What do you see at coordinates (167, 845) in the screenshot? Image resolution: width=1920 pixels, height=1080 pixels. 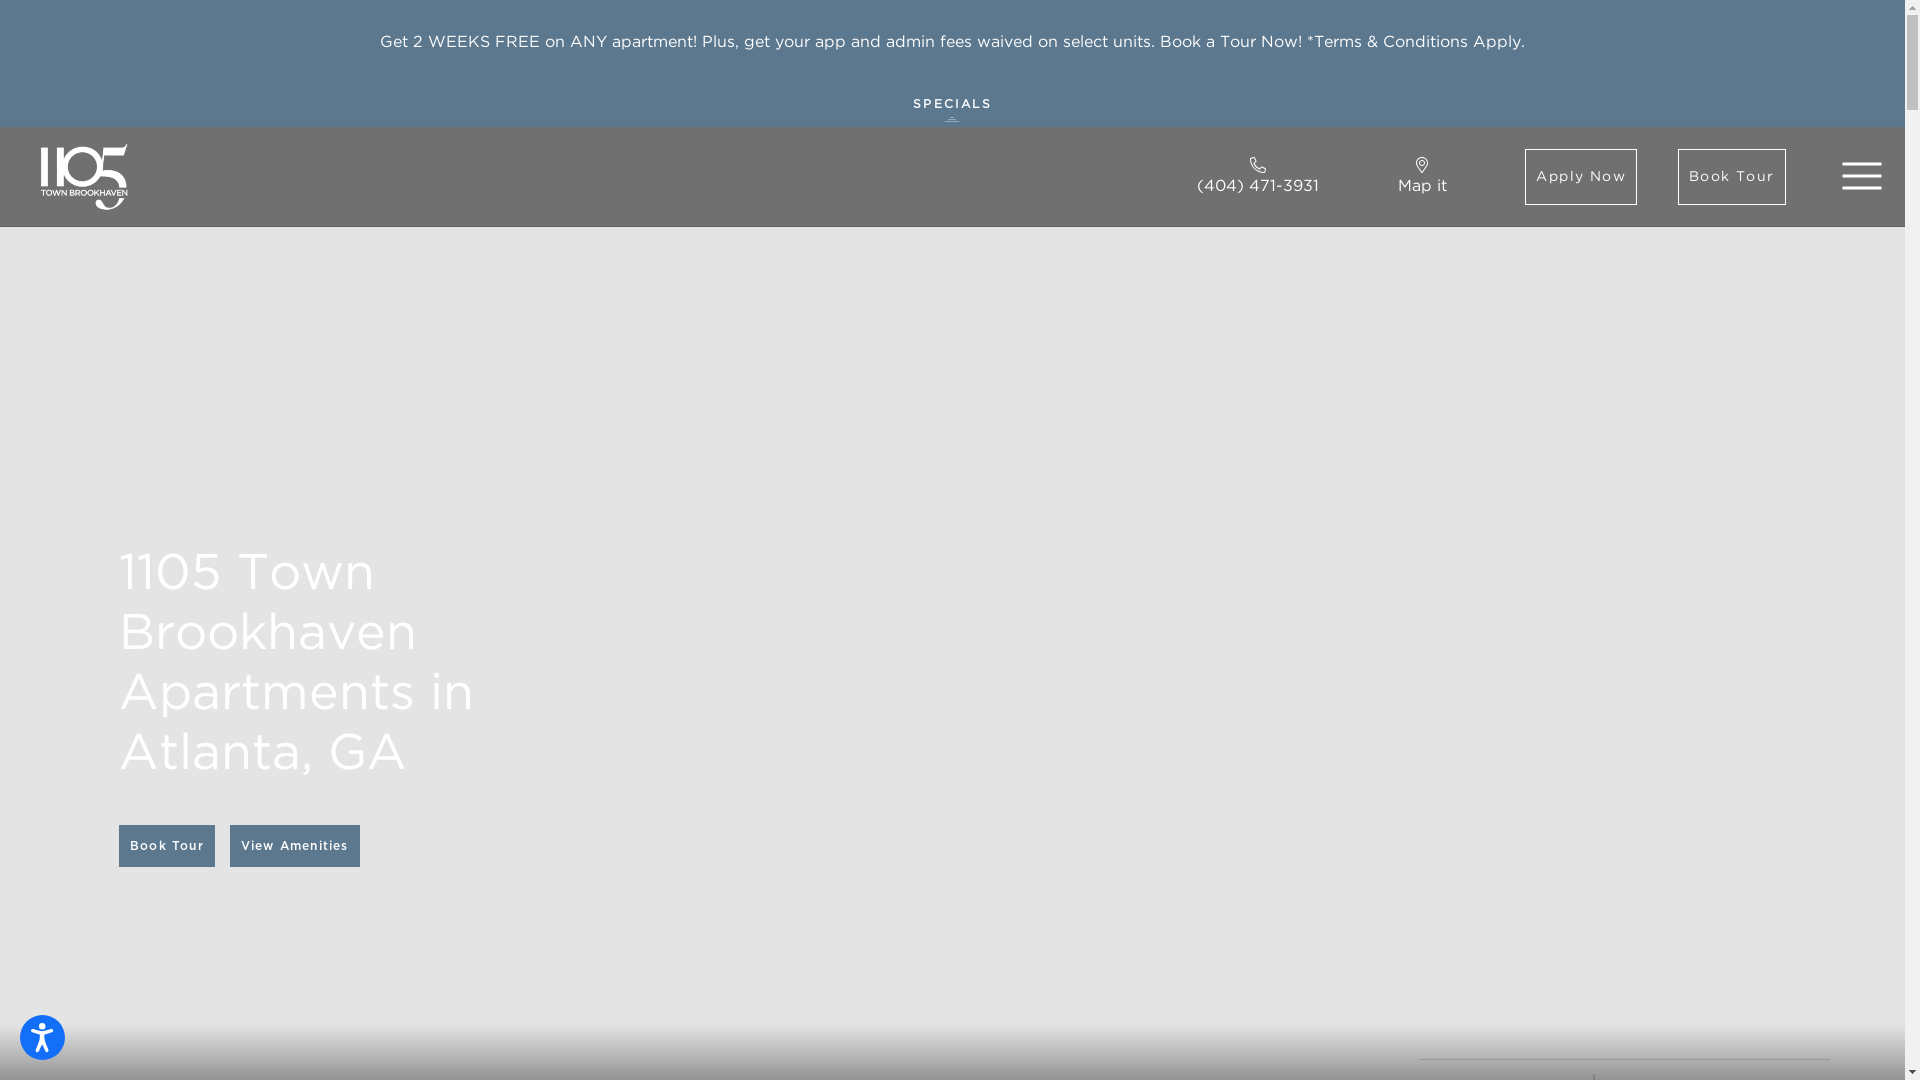 I see `'Book Tour'` at bounding box center [167, 845].